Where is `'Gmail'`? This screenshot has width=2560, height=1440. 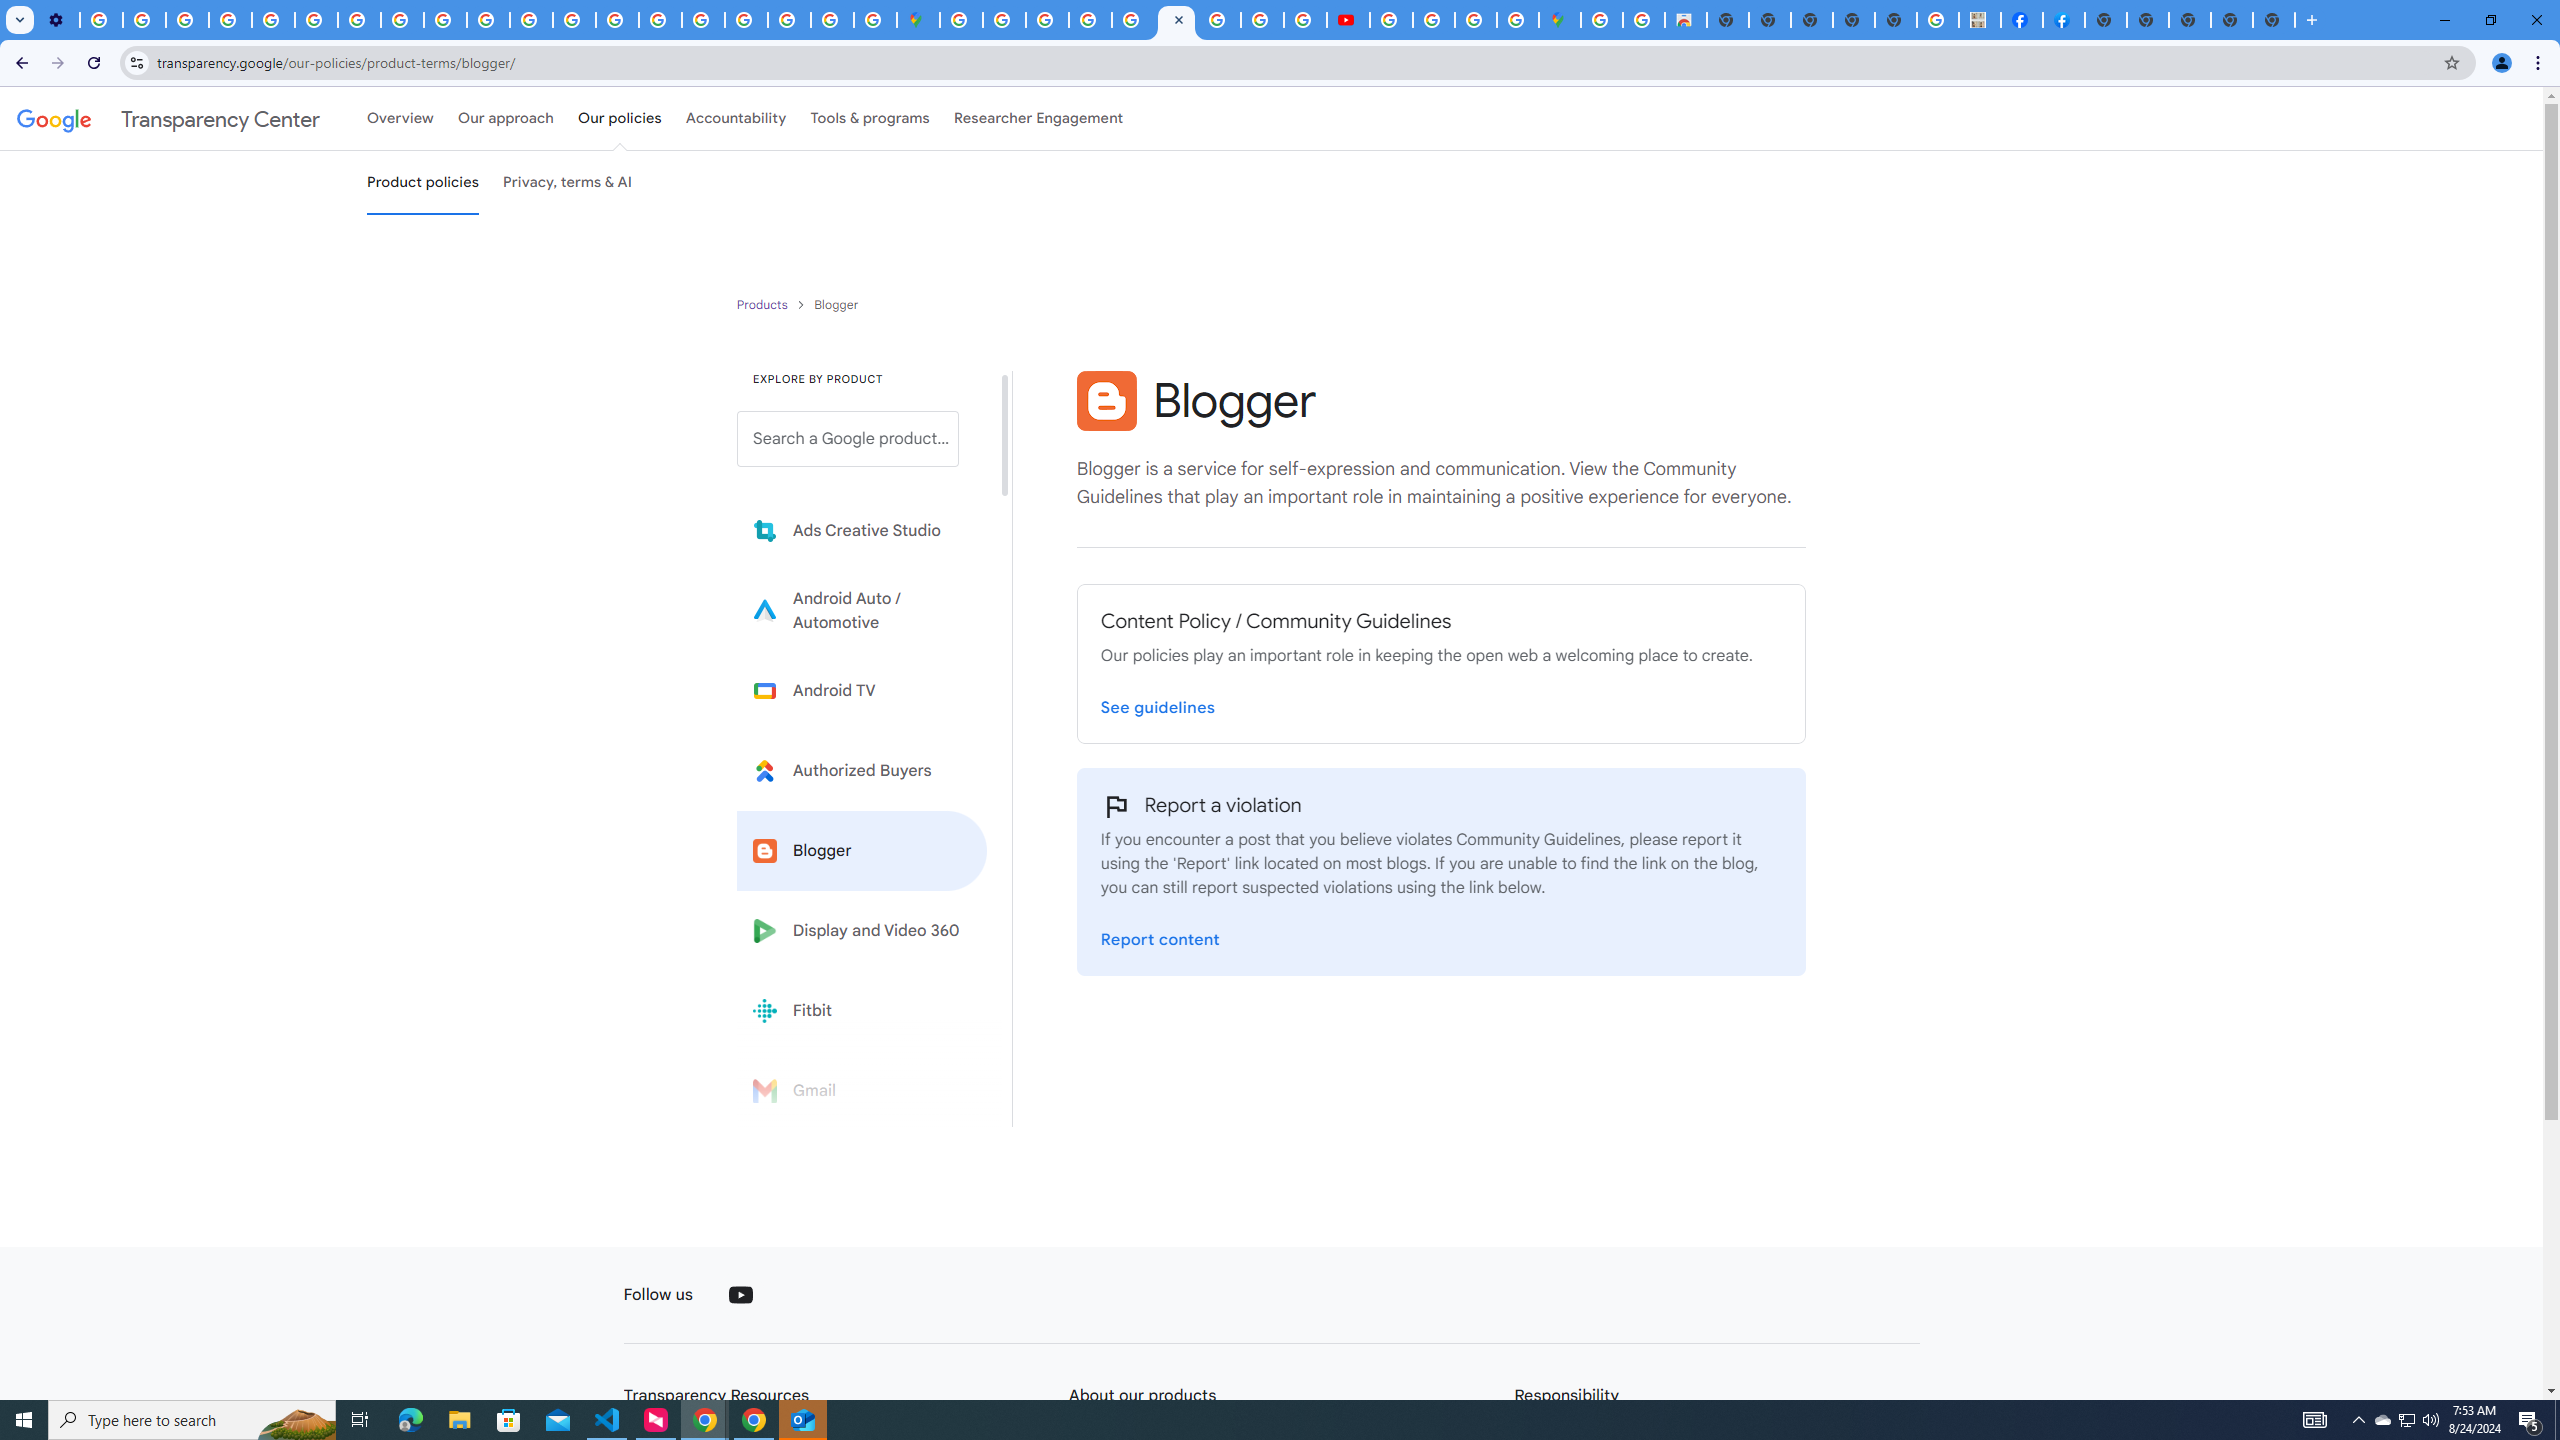
'Gmail' is located at coordinates (861, 1089).